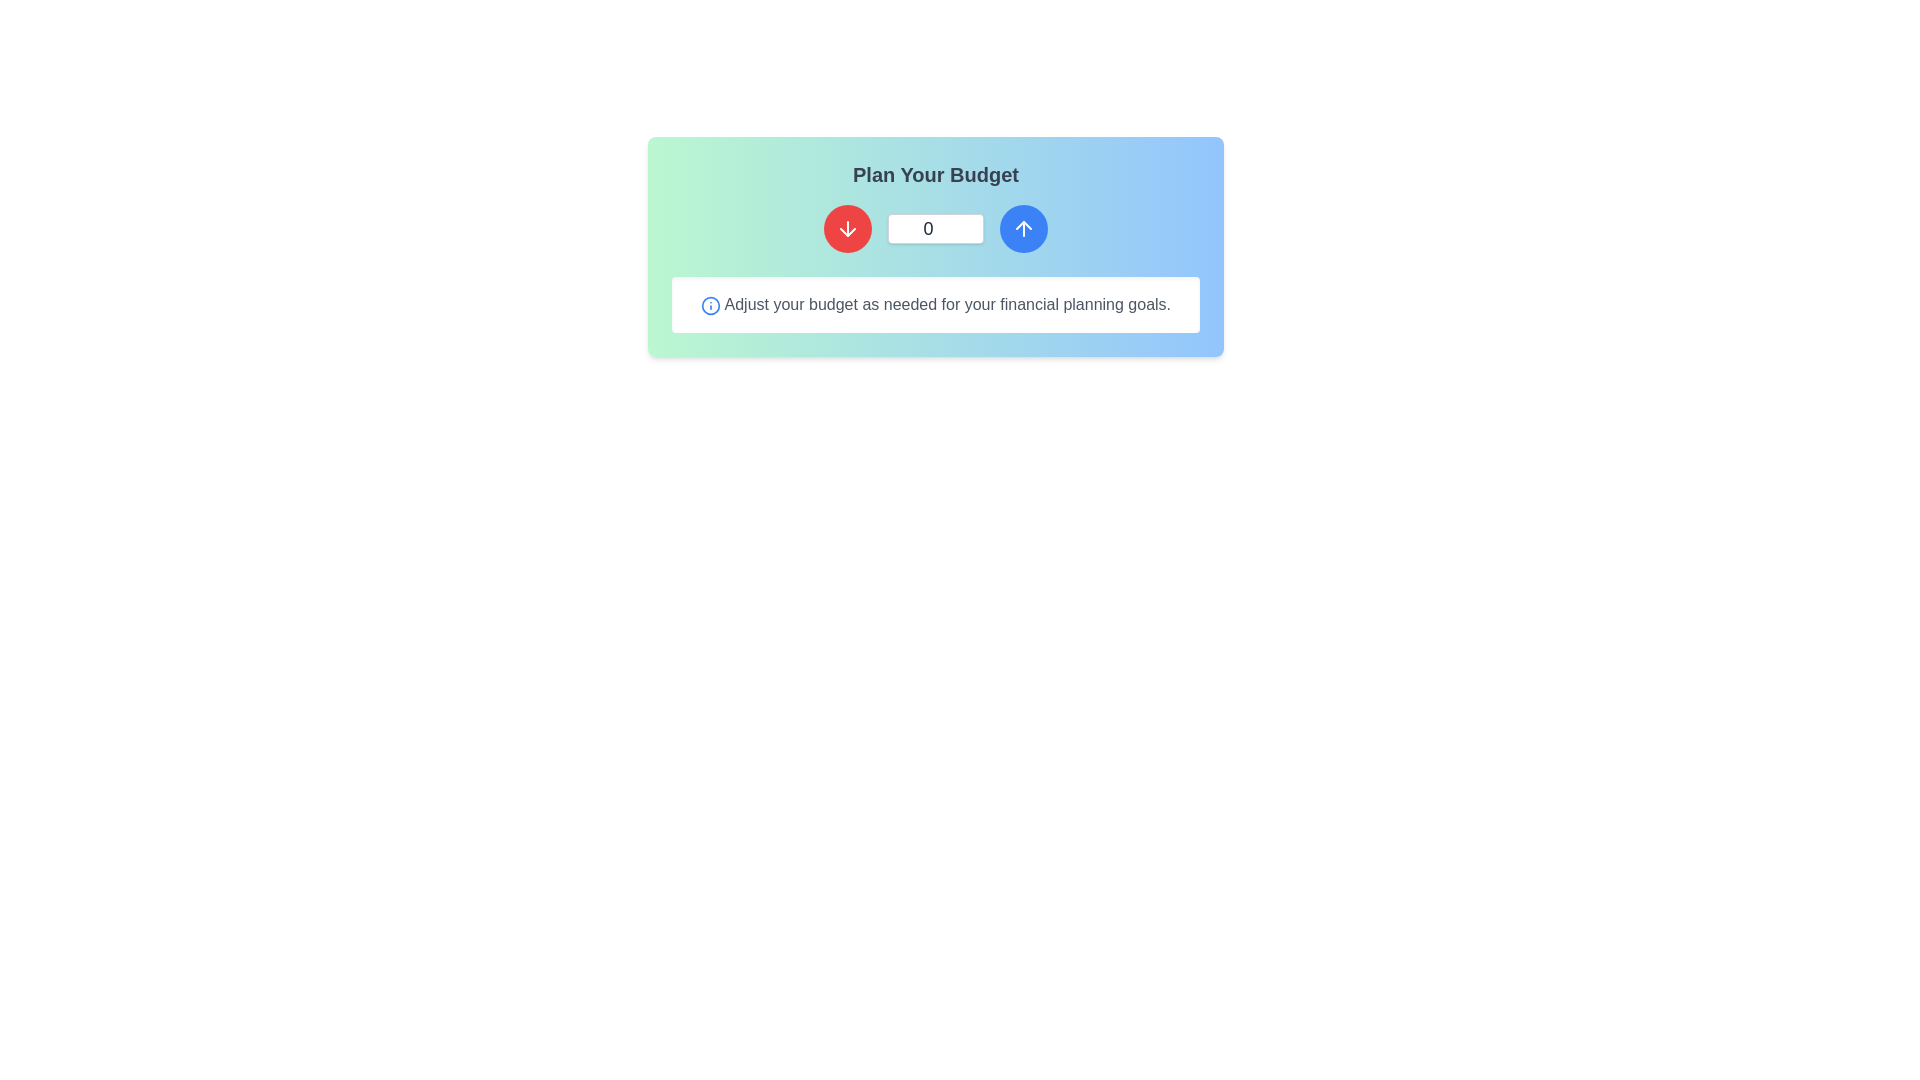 Image resolution: width=1920 pixels, height=1080 pixels. What do you see at coordinates (1023, 227) in the screenshot?
I see `the upward arrow icon embedded in the blue circular button on the right side of the layout` at bounding box center [1023, 227].